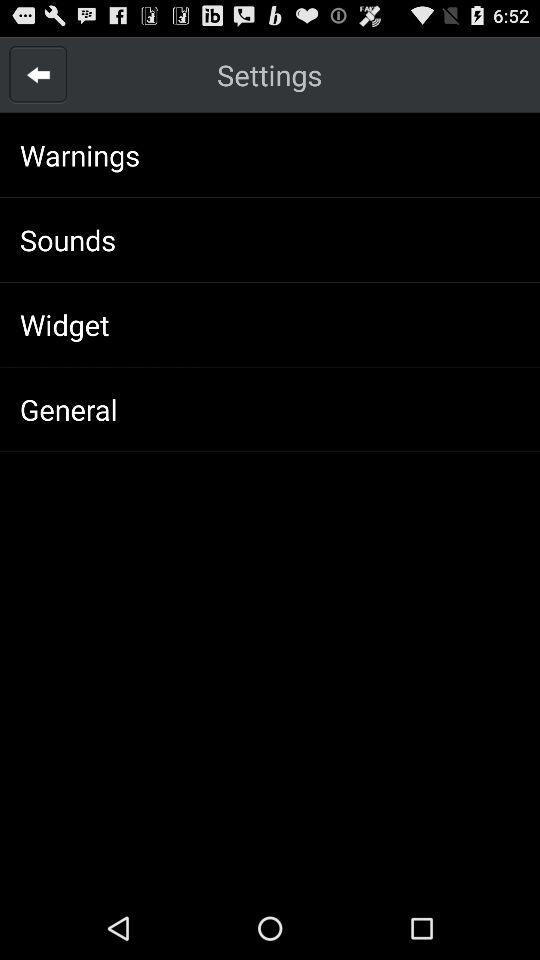 The image size is (540, 960). Describe the element at coordinates (79, 154) in the screenshot. I see `the item above the sounds icon` at that location.